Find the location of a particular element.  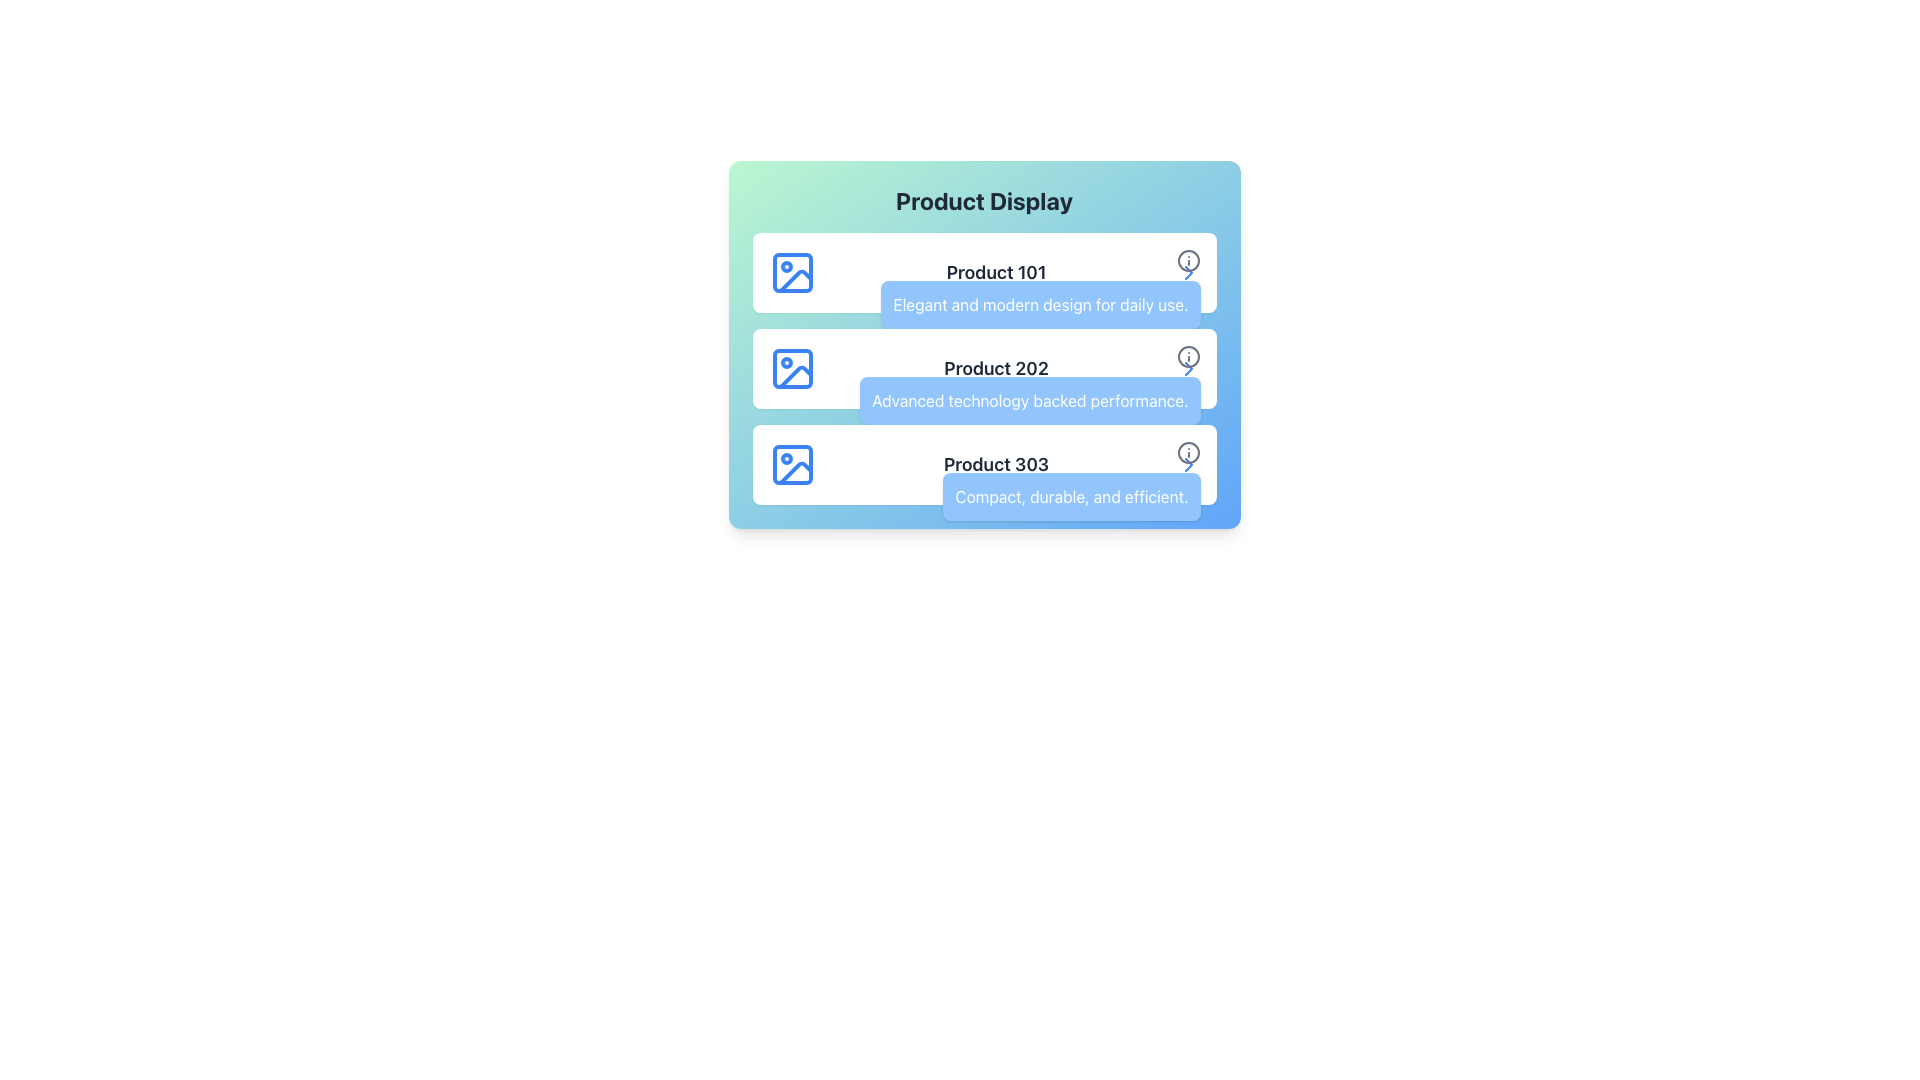

the circular boundary of the information icon located to the right of the 'Product 303' panel, which is the third icon in the sequence for the last product listed is located at coordinates (1188, 452).